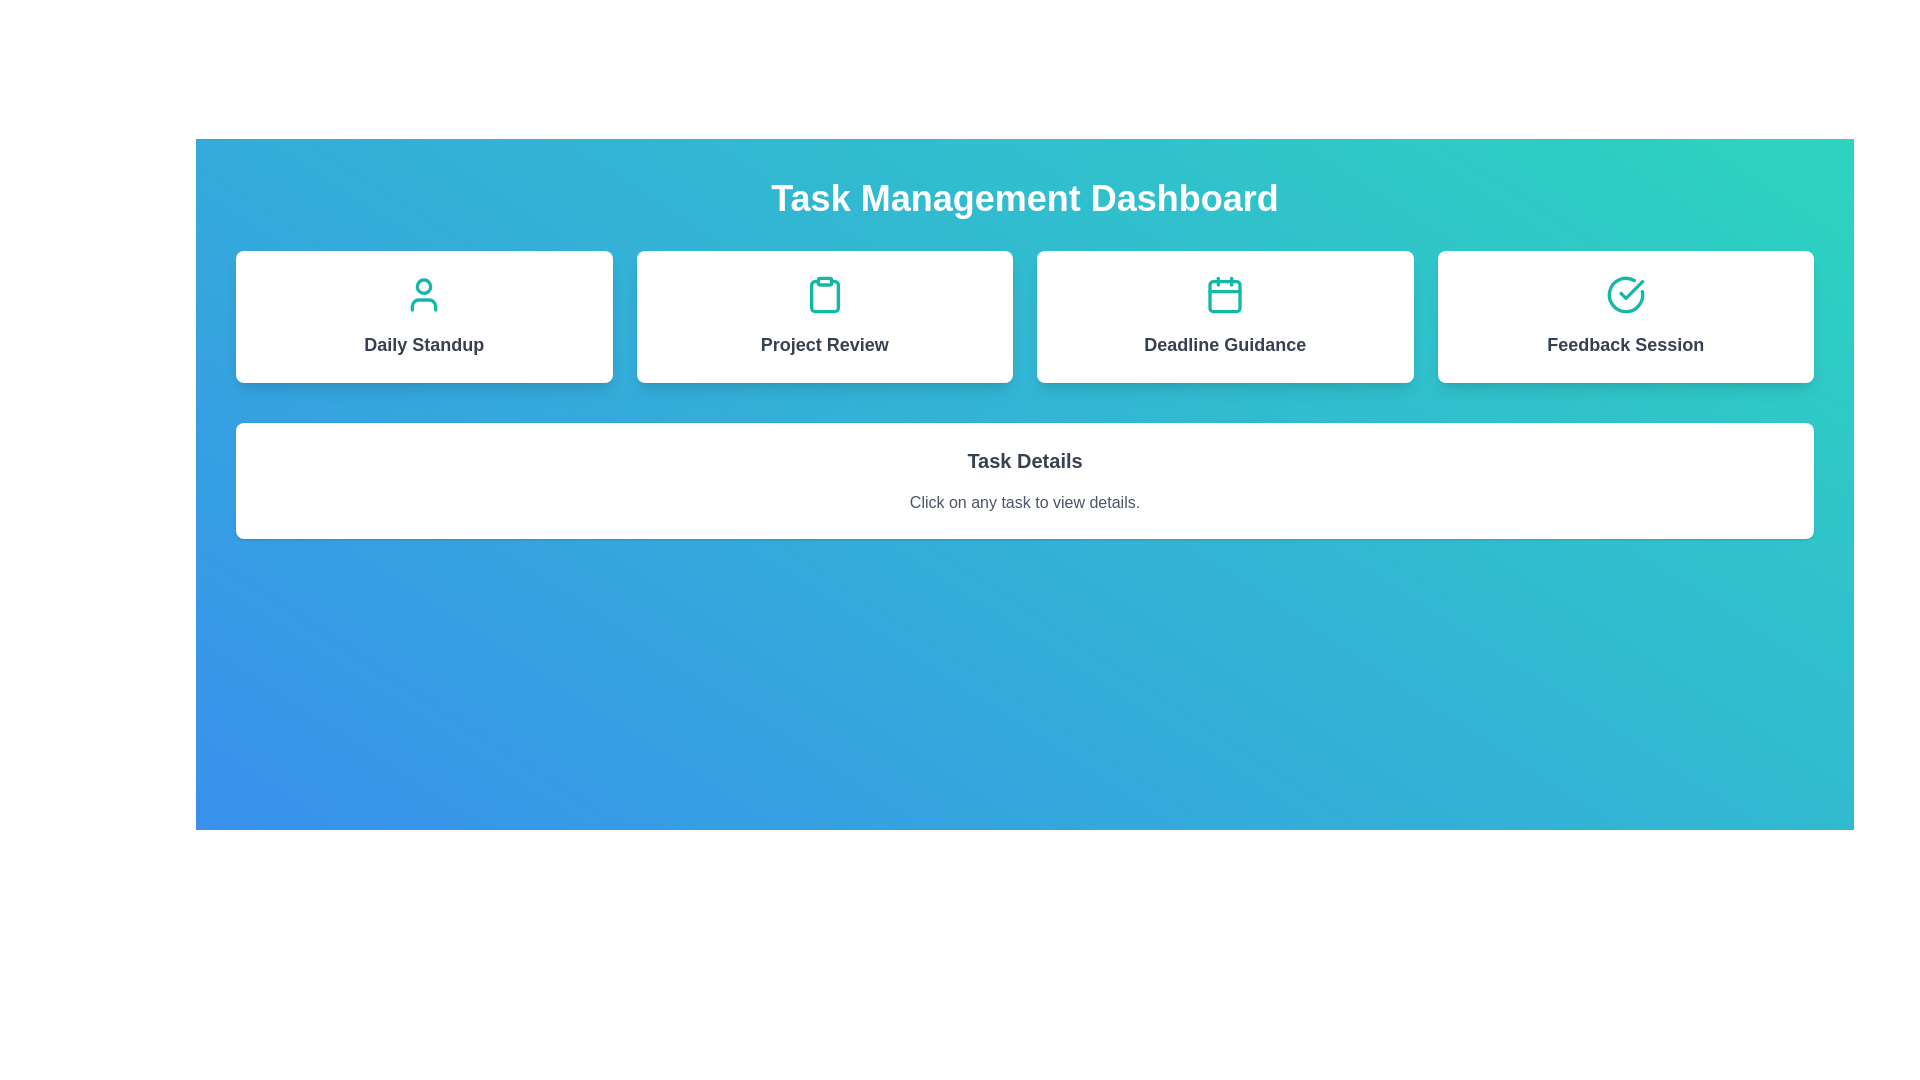 The width and height of the screenshot is (1920, 1080). Describe the element at coordinates (824, 343) in the screenshot. I see `text content of the 'Project Review' heading, which is styled in bold gray font and located within a card below a clipboard icon` at that location.